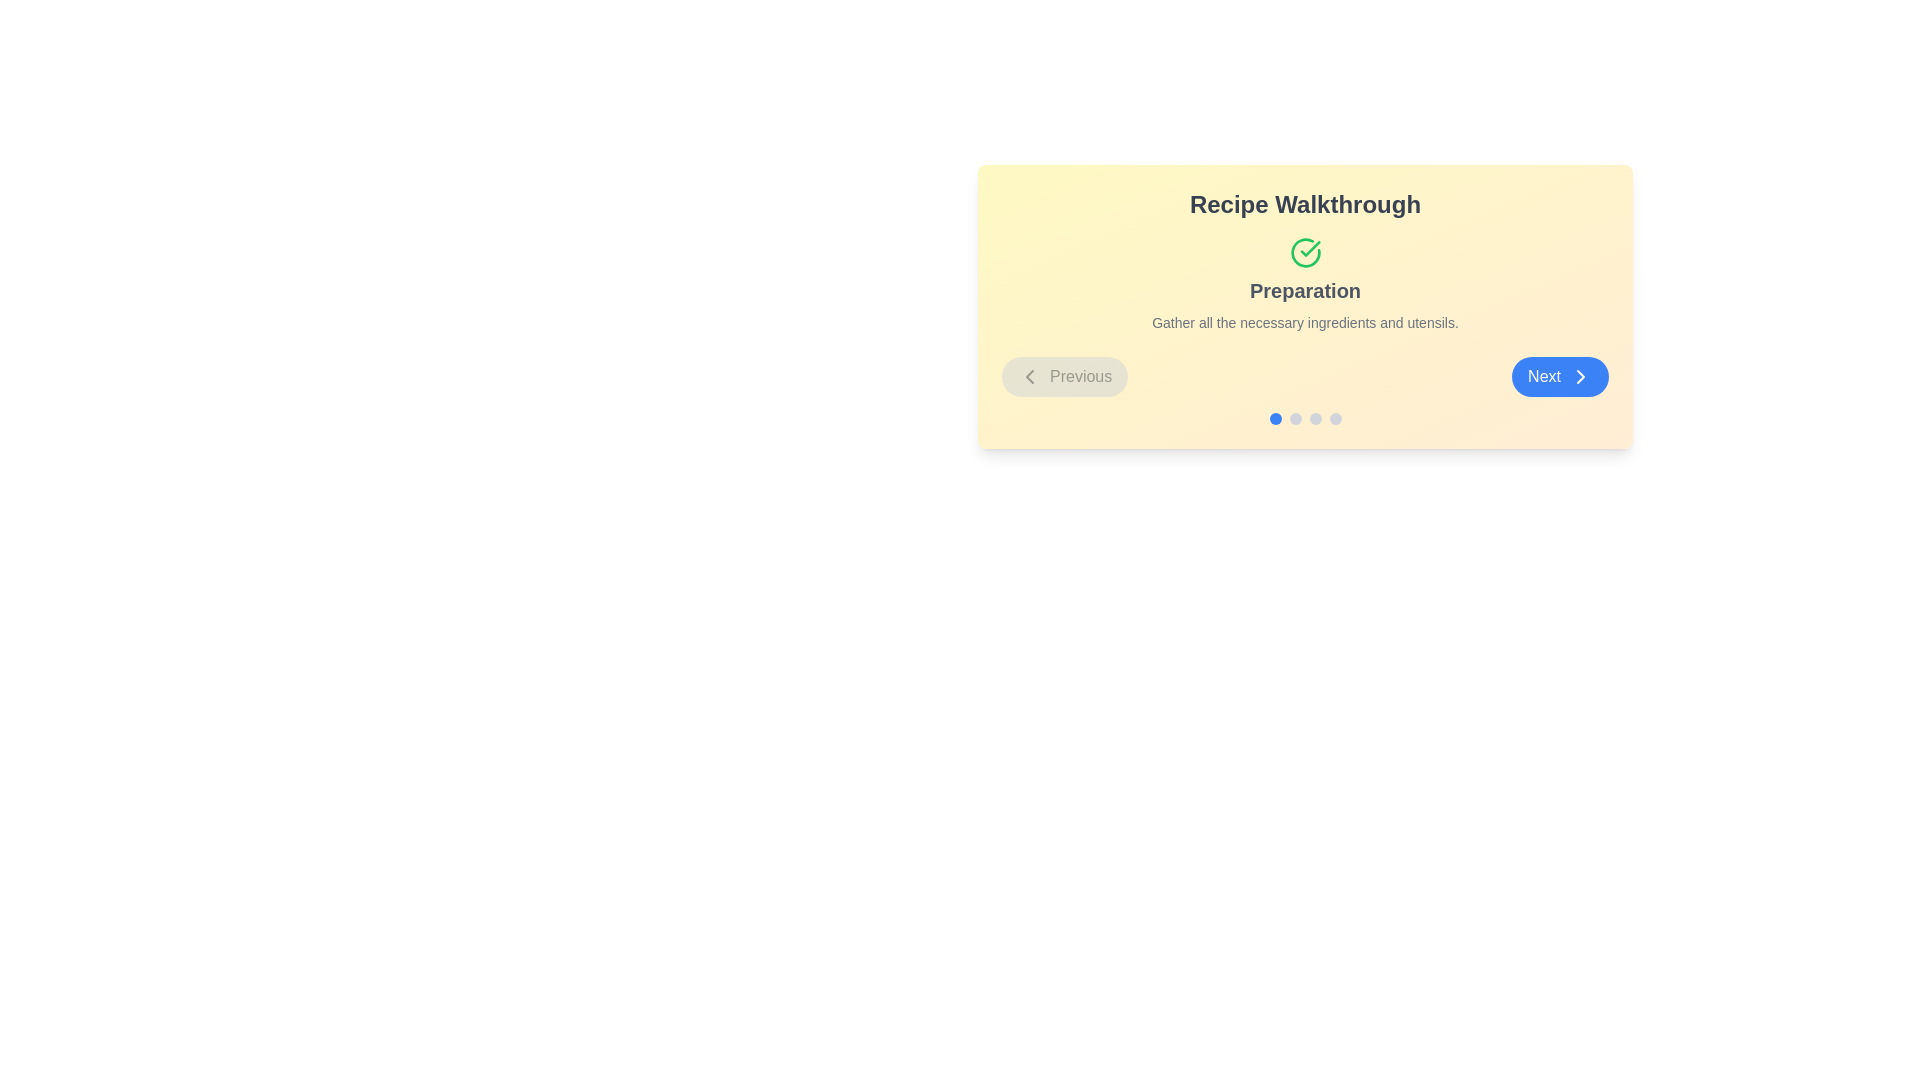  Describe the element at coordinates (1305, 252) in the screenshot. I see `the green circular icon with a checkmark inside, which is positioned above the text 'Preparation' in the step description card` at that location.